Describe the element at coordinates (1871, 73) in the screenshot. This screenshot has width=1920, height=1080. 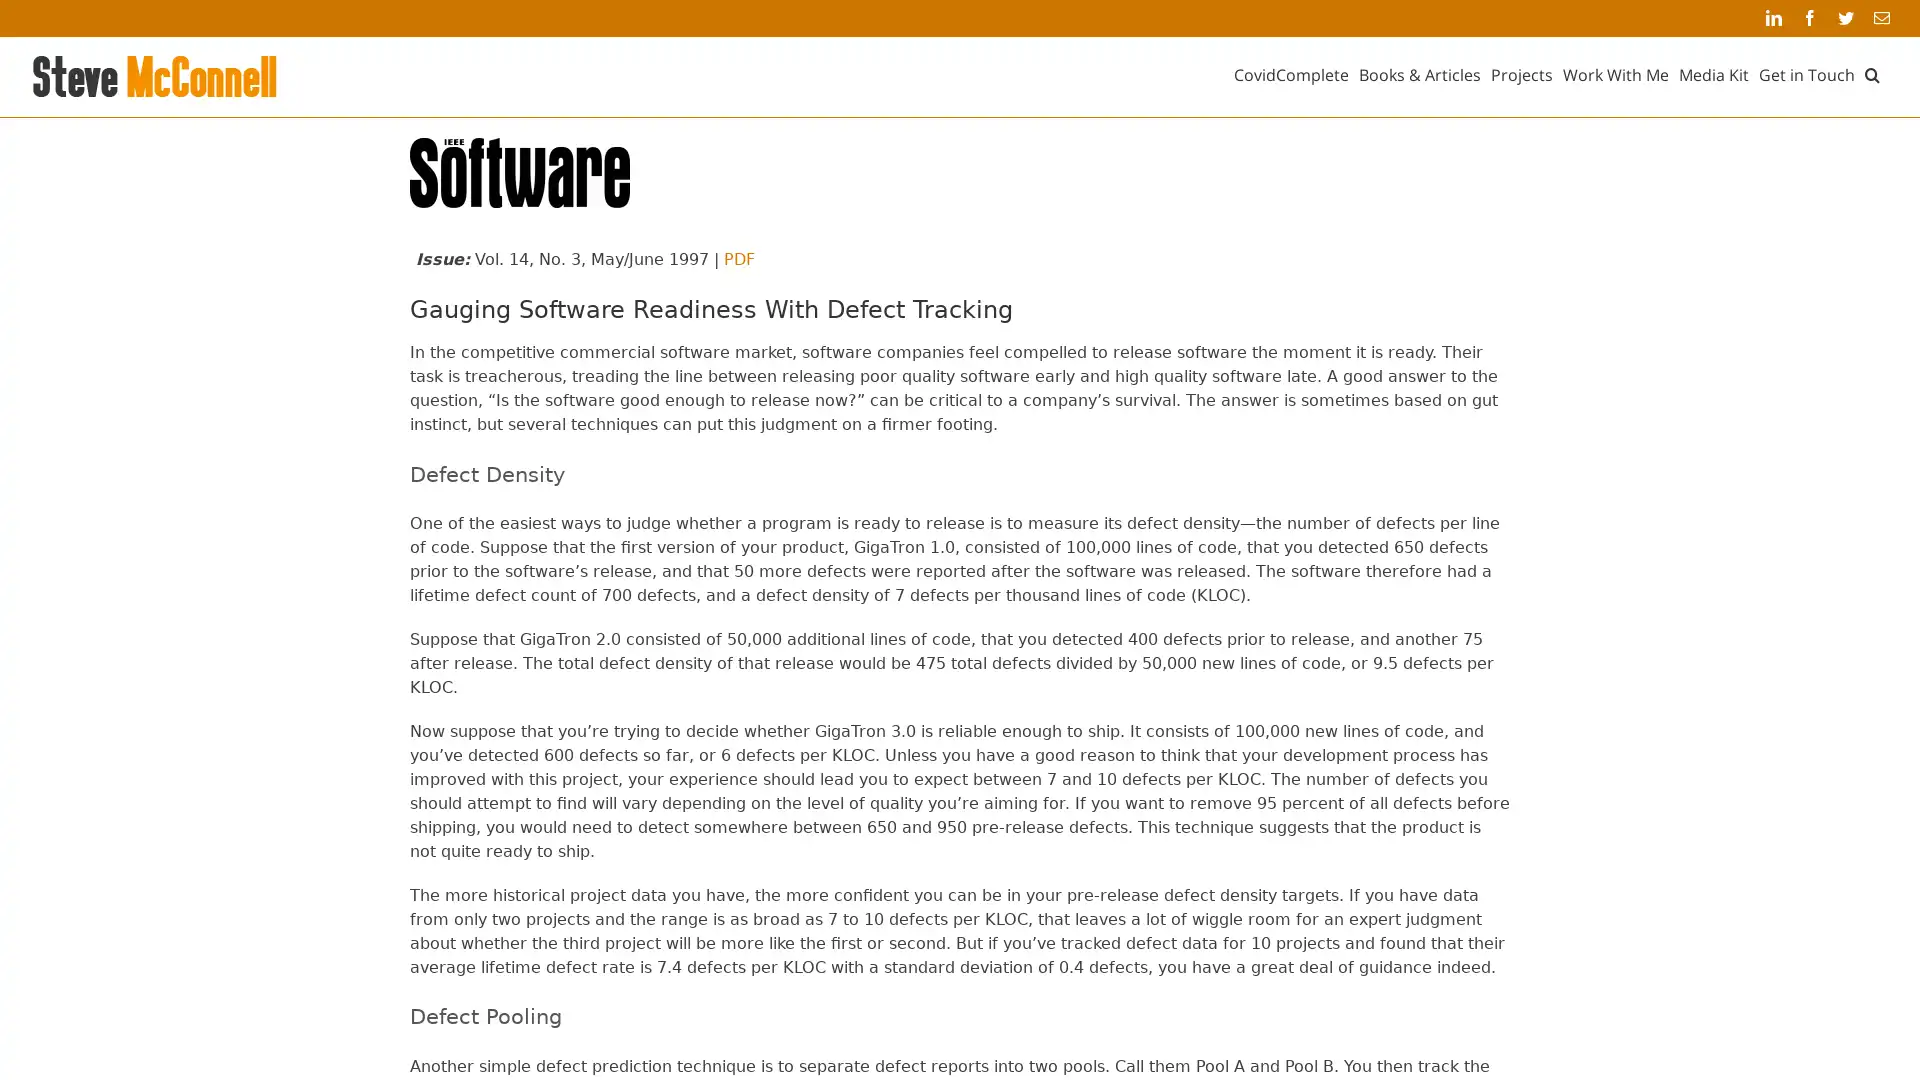
I see `Search` at that location.